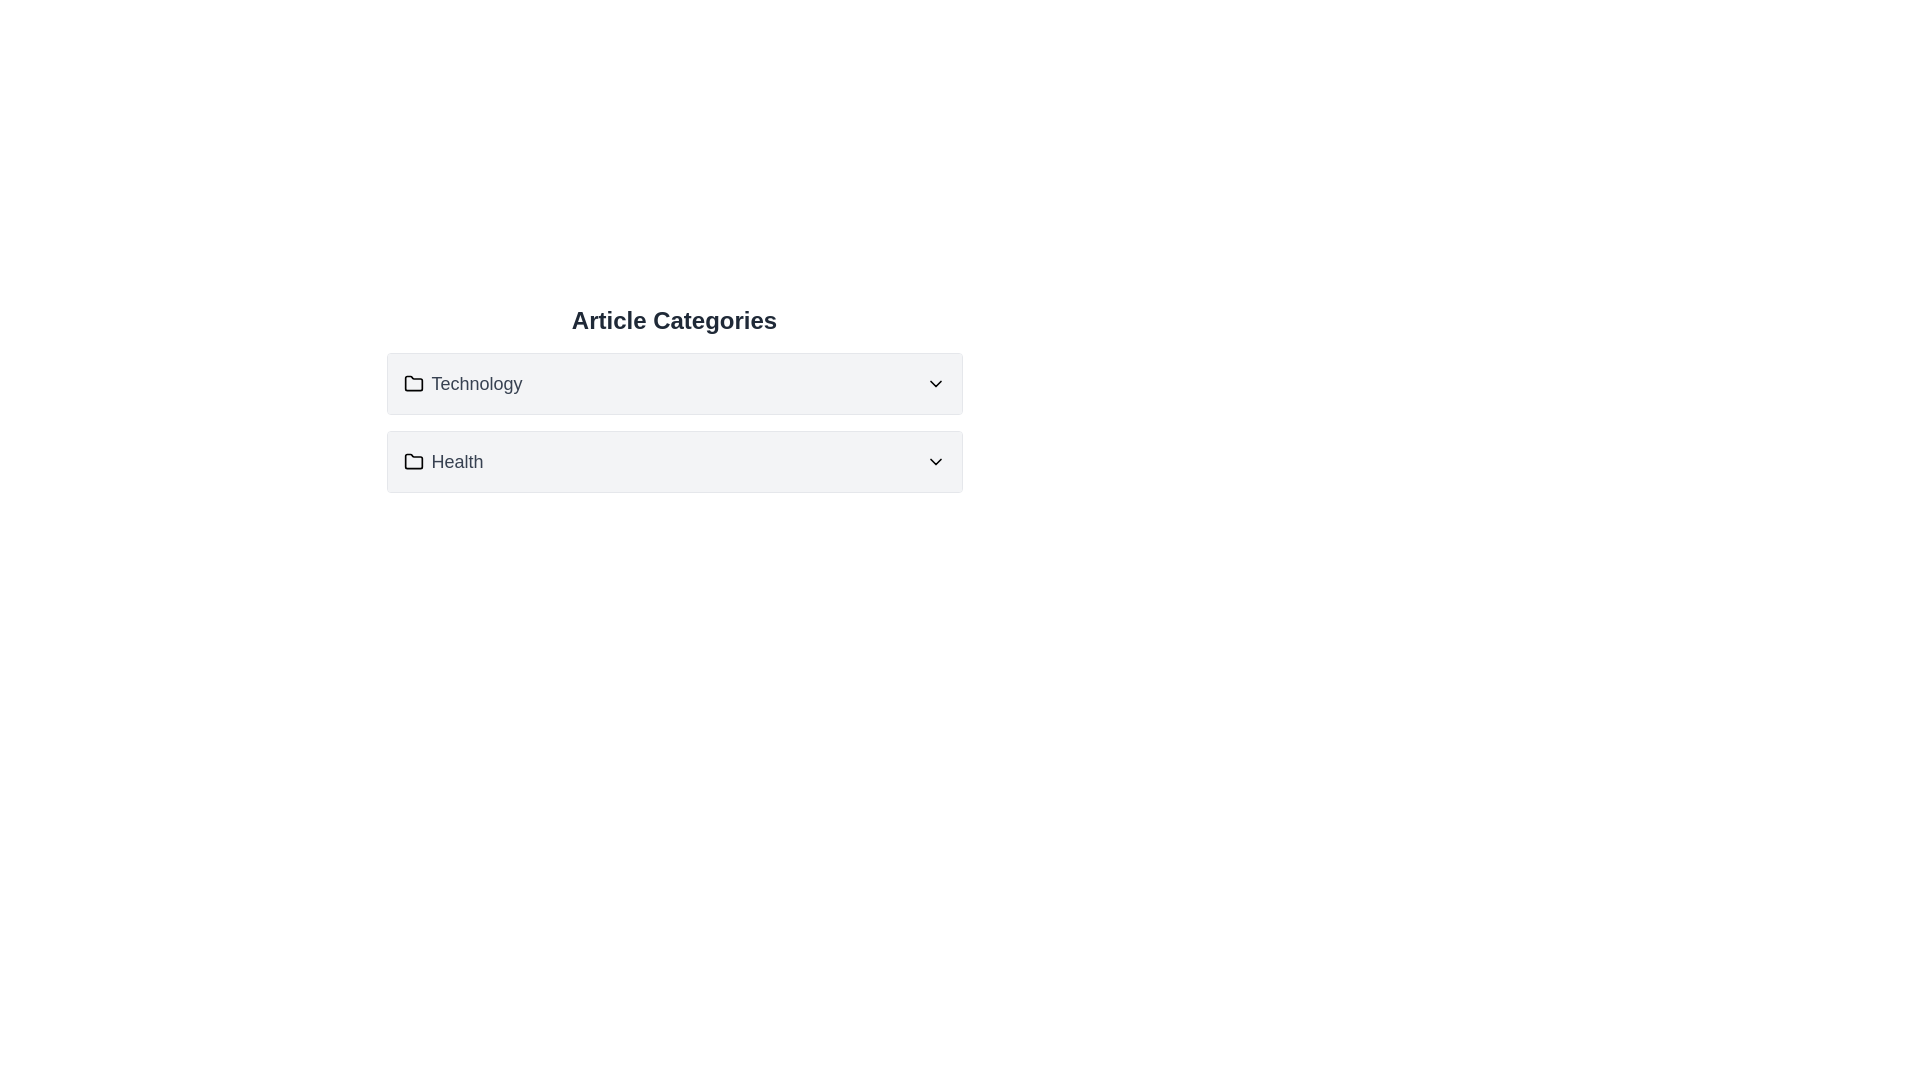  What do you see at coordinates (934, 384) in the screenshot?
I see `the dropdown arrow or expansion toggle icon located at the rightmost part of the 'Technology' header to get focus feedback` at bounding box center [934, 384].